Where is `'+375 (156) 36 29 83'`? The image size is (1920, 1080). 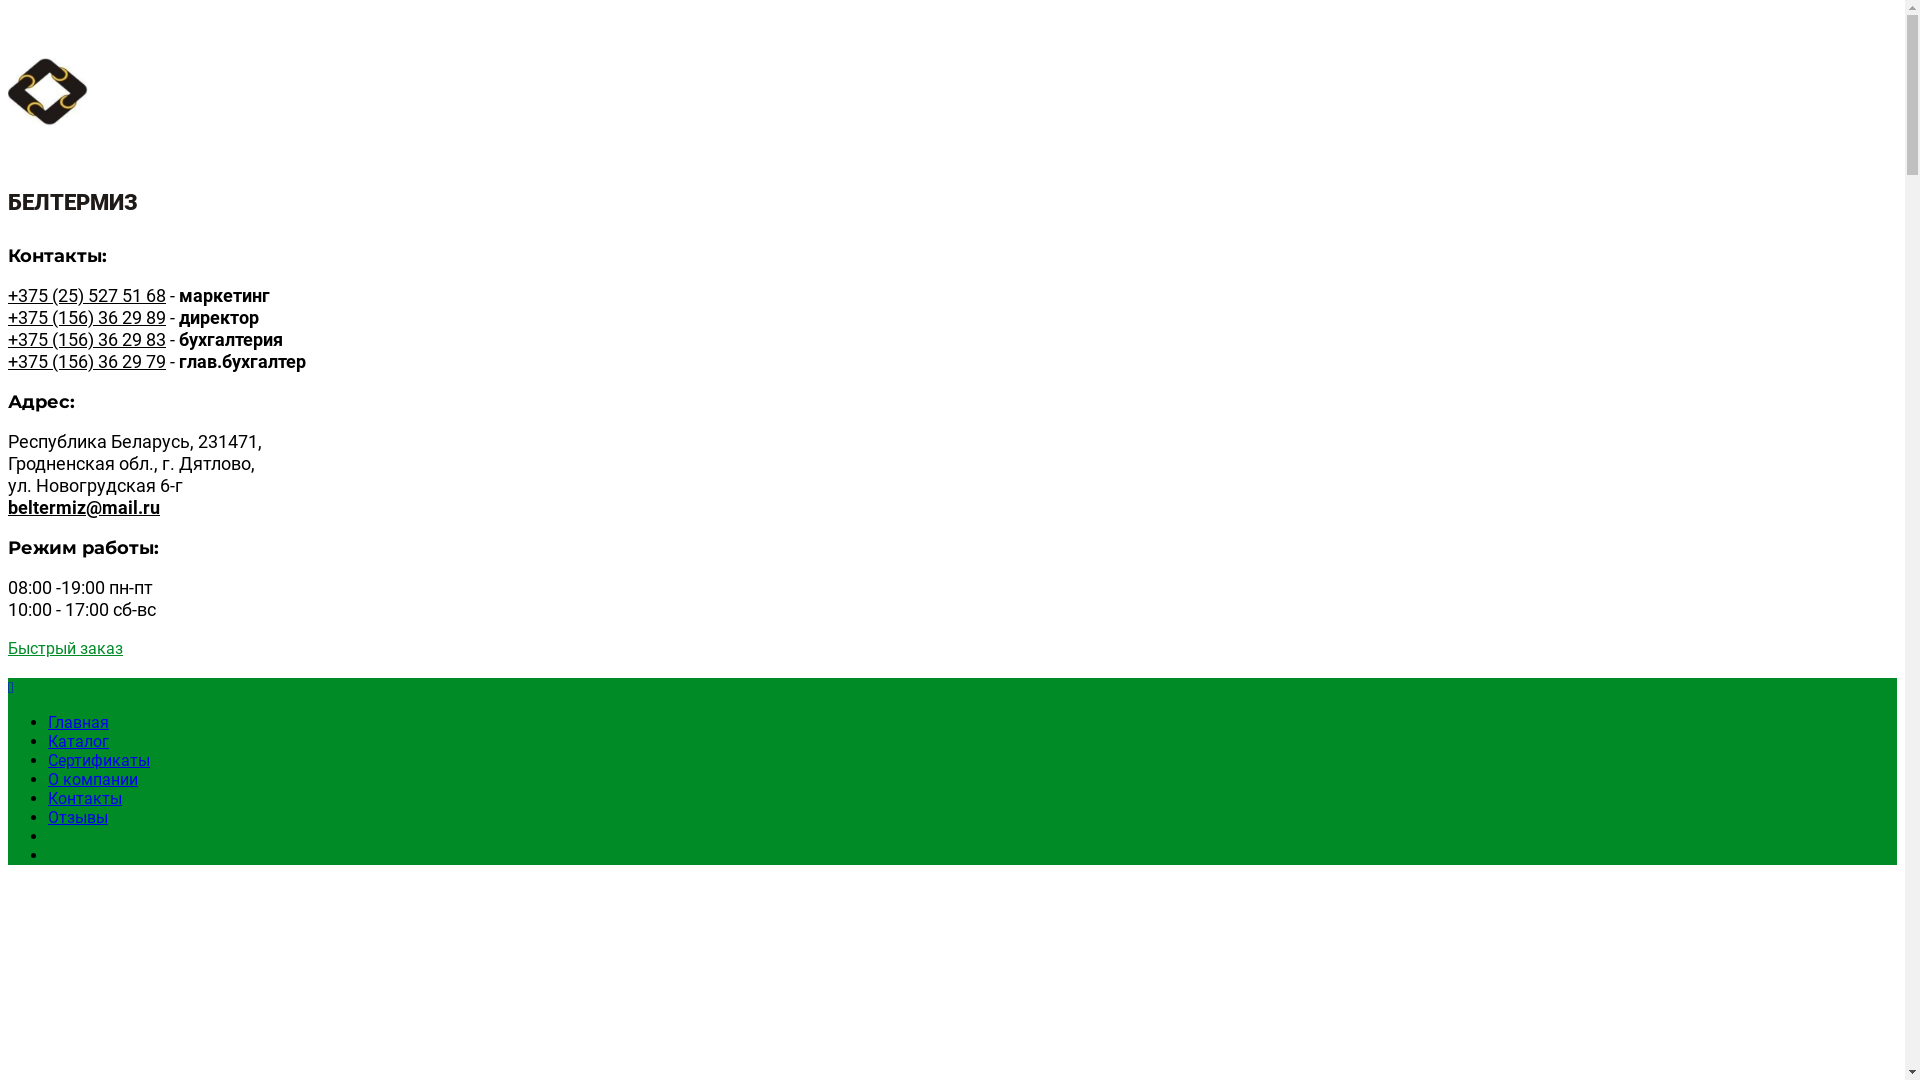
'+375 (156) 36 29 83' is located at coordinates (8, 338).